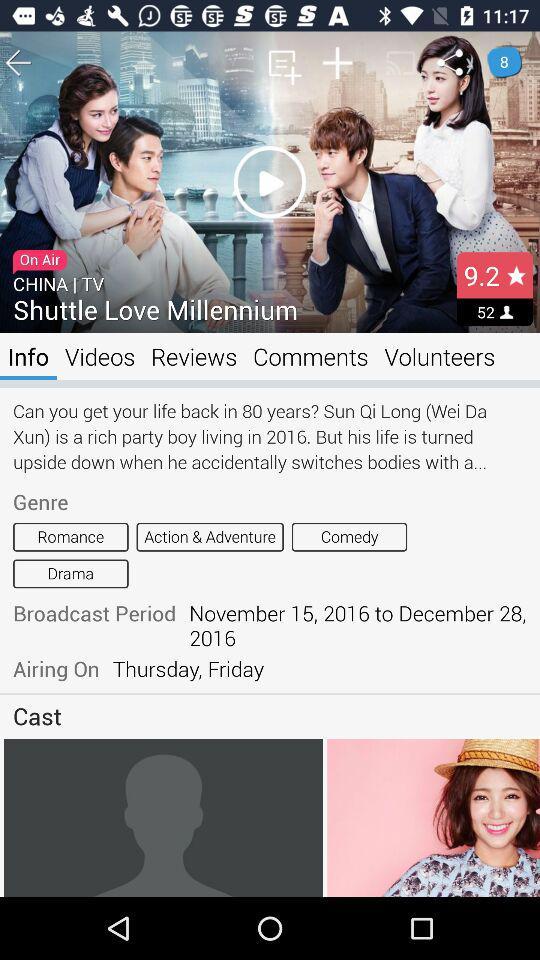  What do you see at coordinates (209, 536) in the screenshot?
I see `the action & adventure item` at bounding box center [209, 536].